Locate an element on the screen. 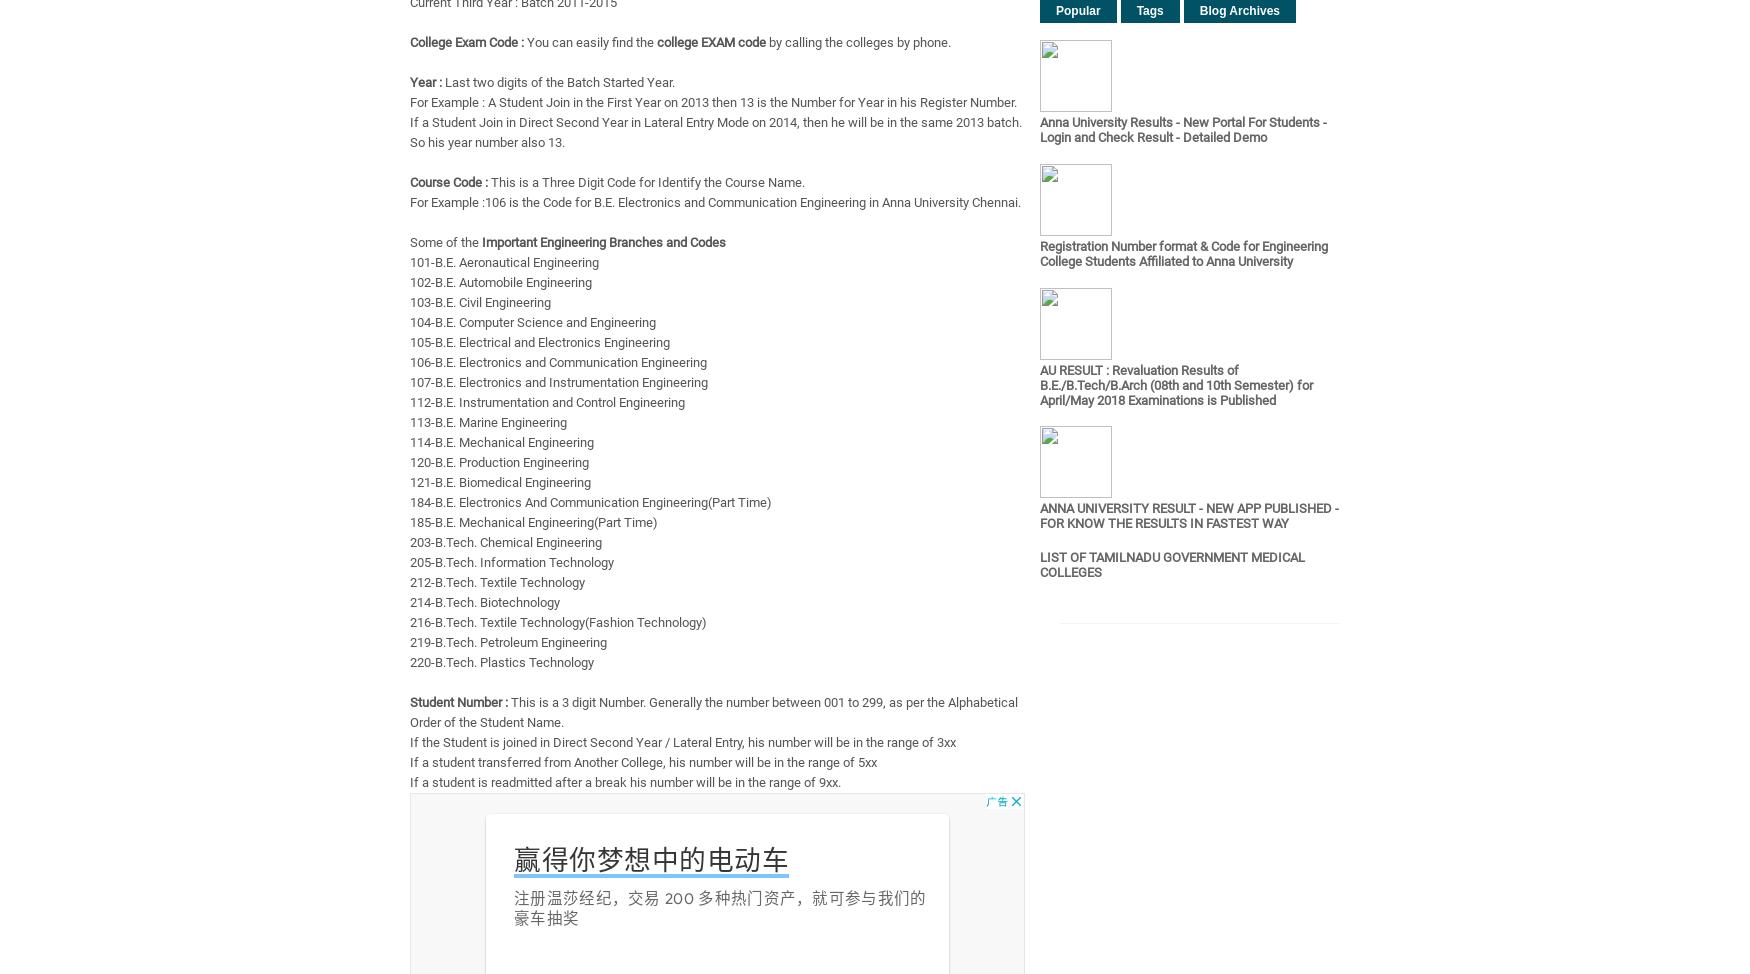 This screenshot has width=1750, height=974. 'Some of the' is located at coordinates (446, 242).